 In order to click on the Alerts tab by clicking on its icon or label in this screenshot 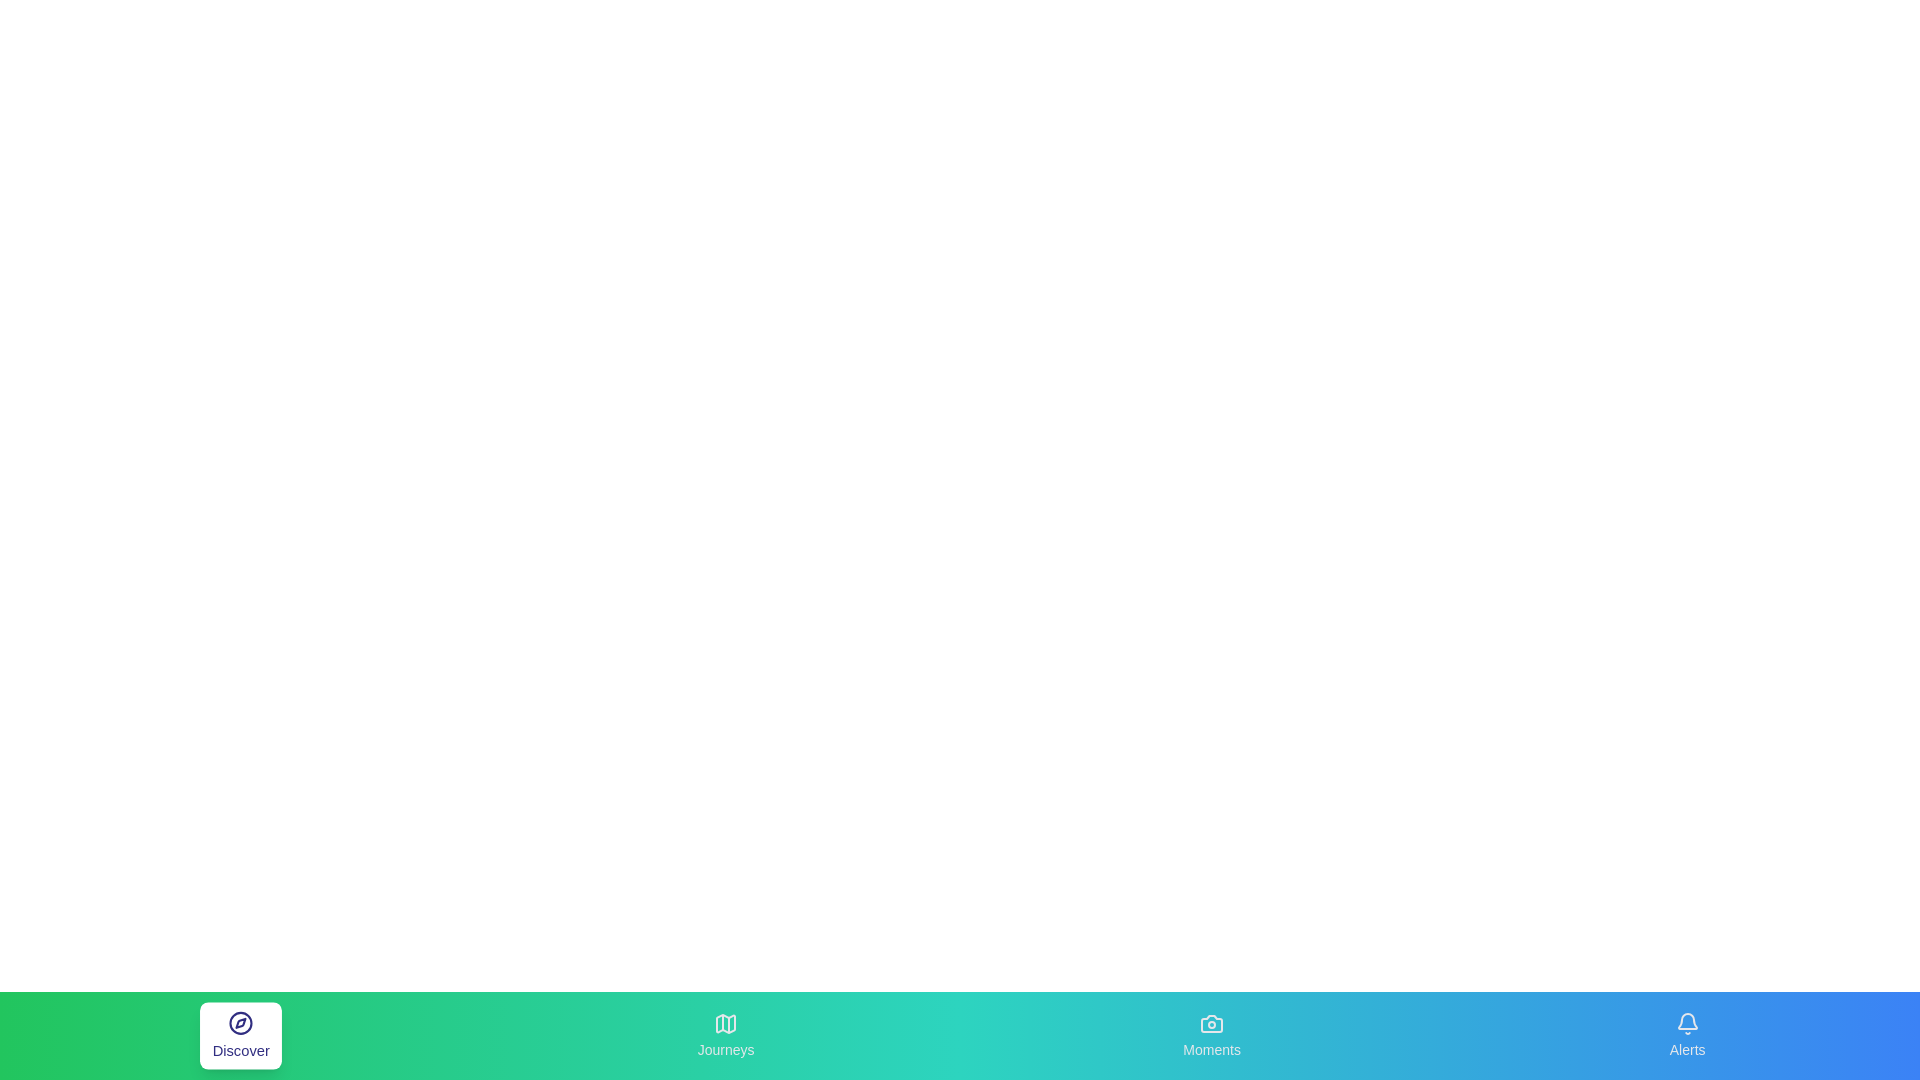, I will do `click(1686, 1035)`.